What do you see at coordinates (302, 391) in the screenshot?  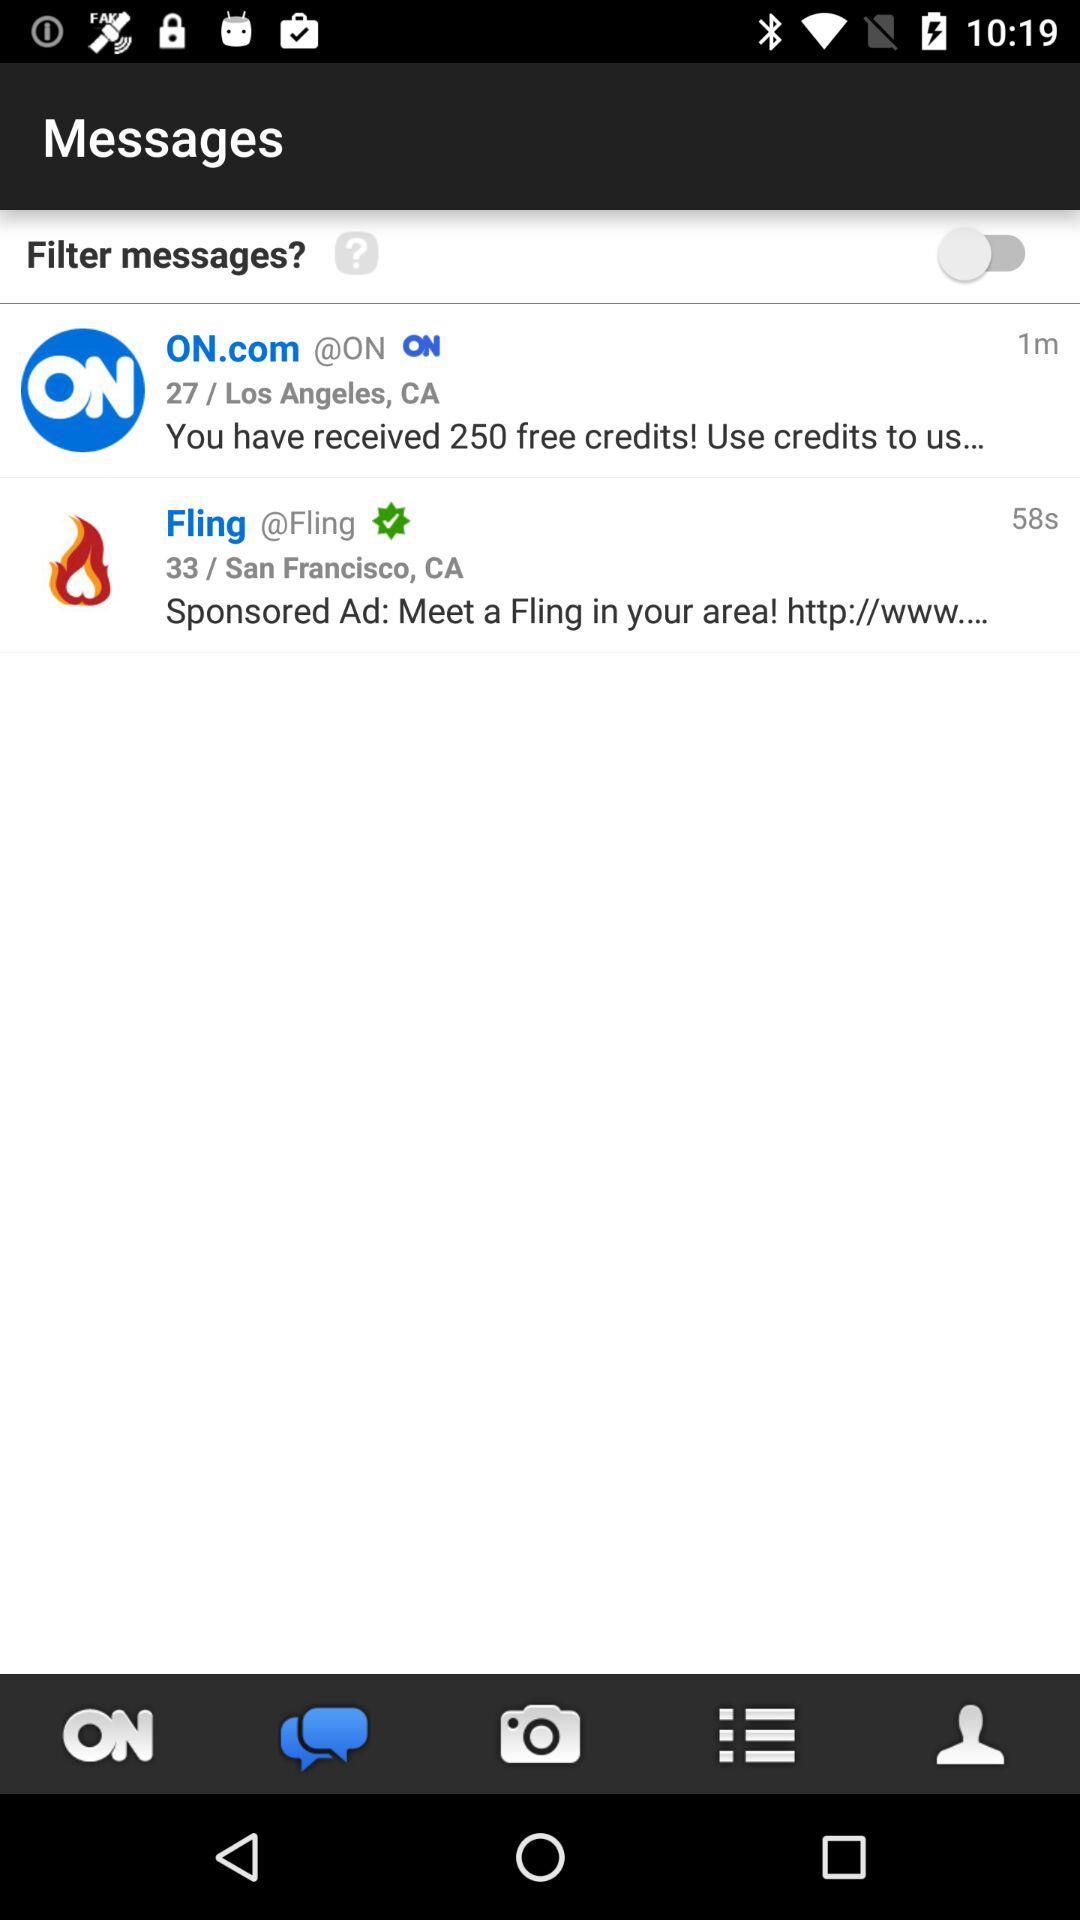 I see `the item above you have received icon` at bounding box center [302, 391].